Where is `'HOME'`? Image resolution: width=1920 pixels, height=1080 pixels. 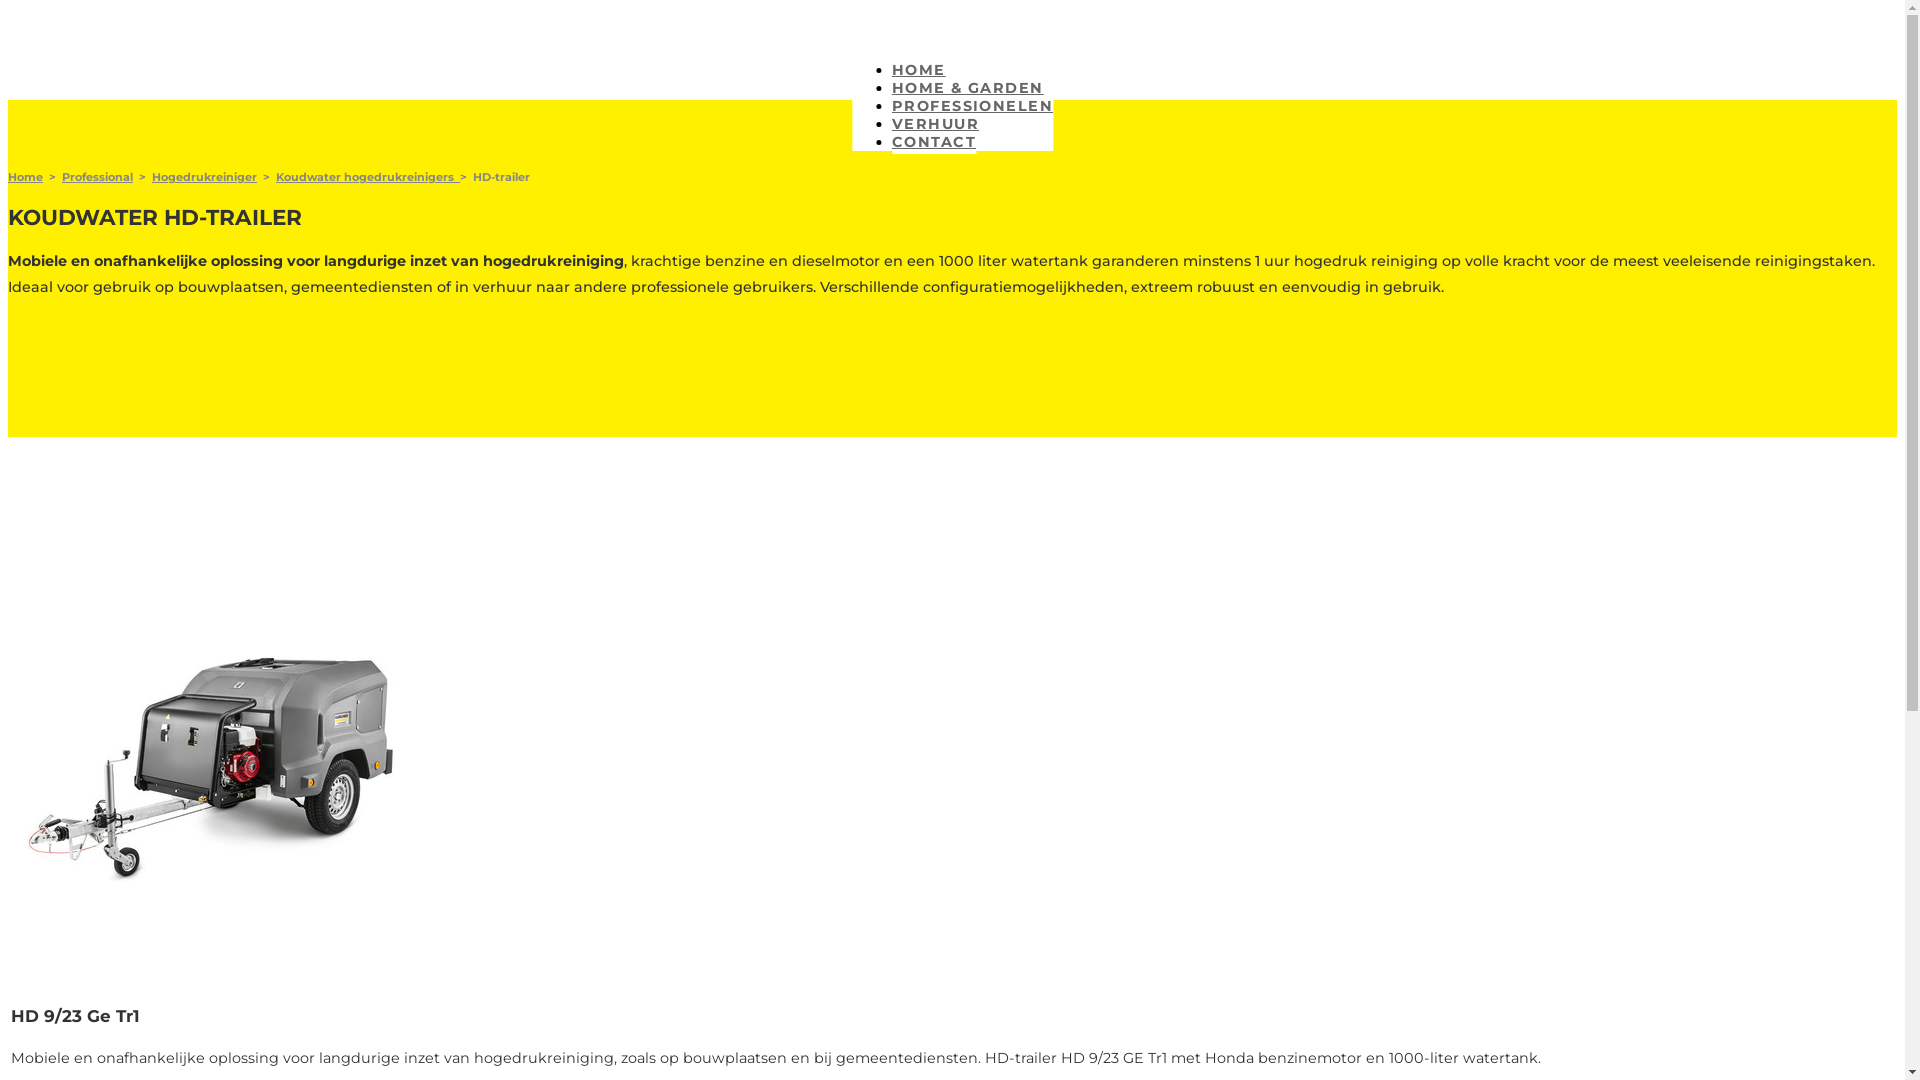 'HOME' is located at coordinates (917, 70).